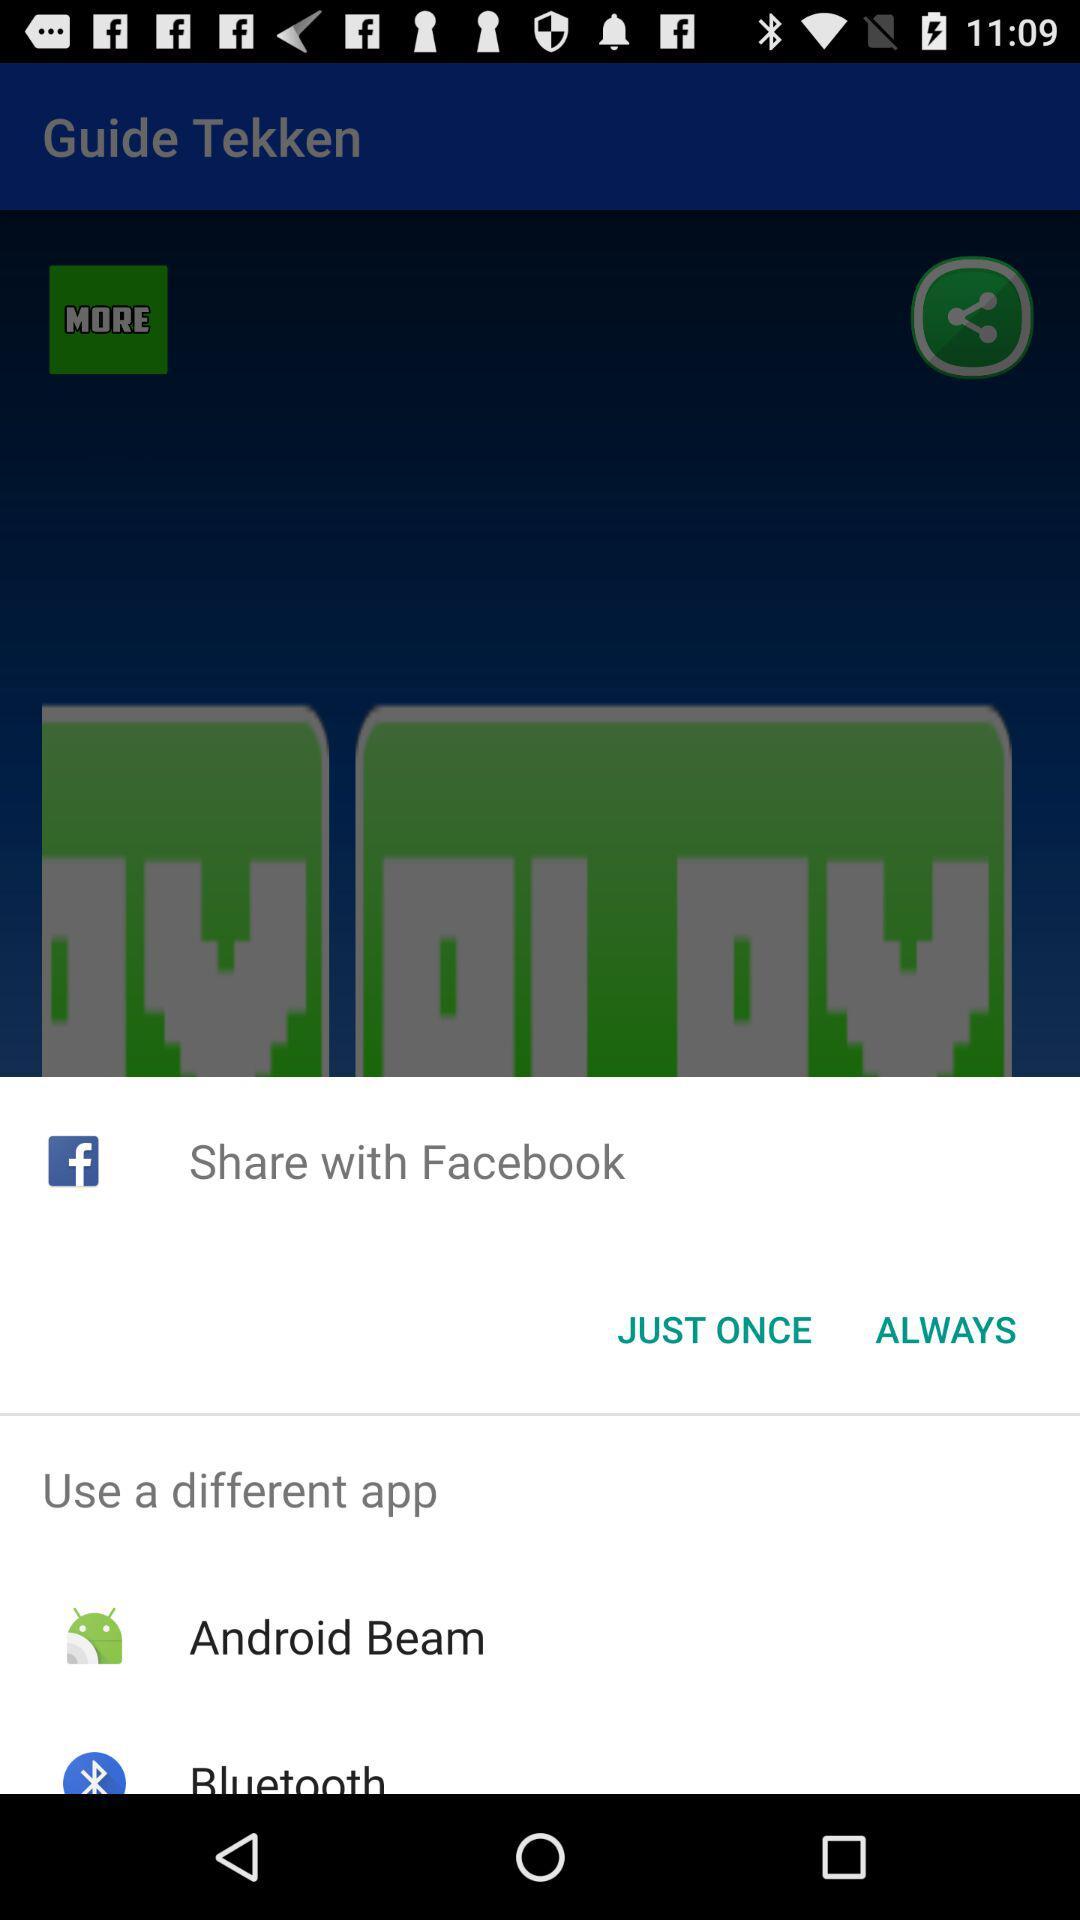  What do you see at coordinates (288, 1772) in the screenshot?
I see `app below android beam` at bounding box center [288, 1772].